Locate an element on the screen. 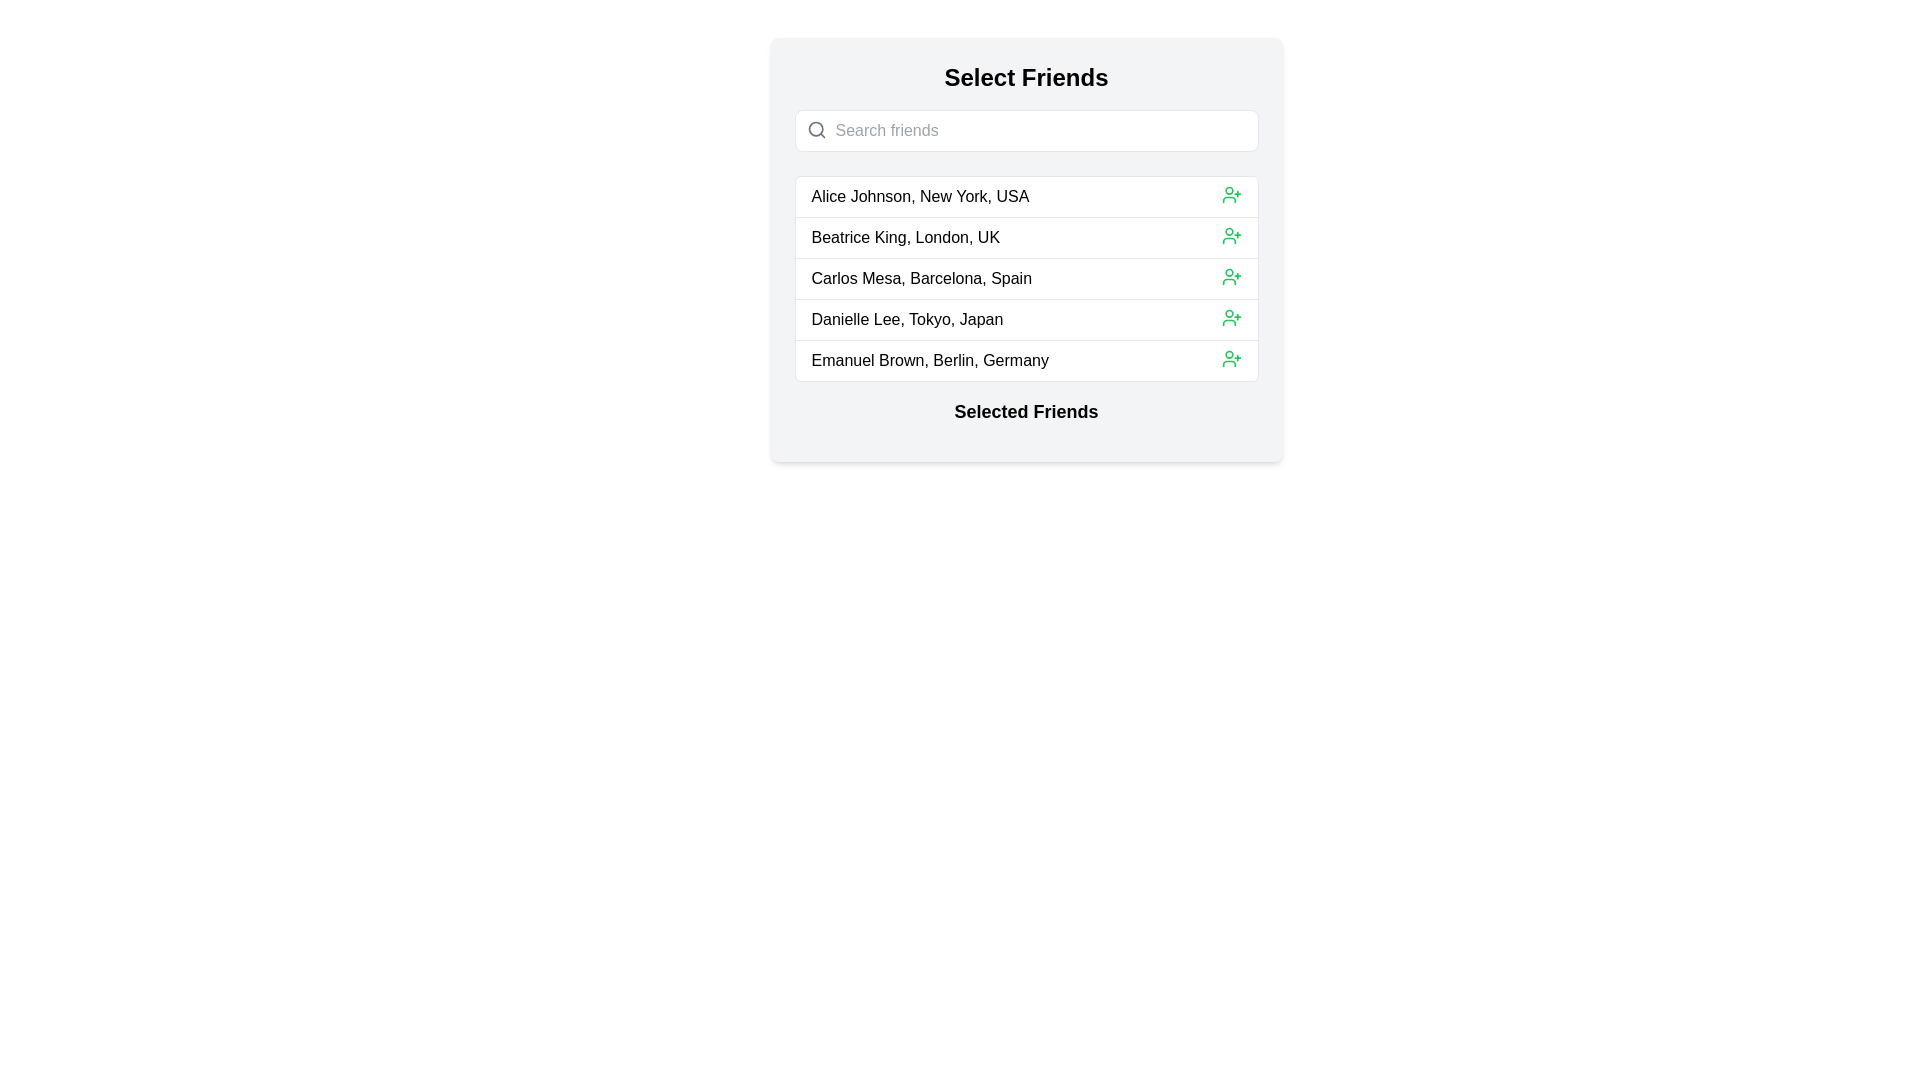  the green user icon with a '+' sign located to the far right of the row containing the text 'Alice Johnson, New York, USA' is located at coordinates (1230, 195).